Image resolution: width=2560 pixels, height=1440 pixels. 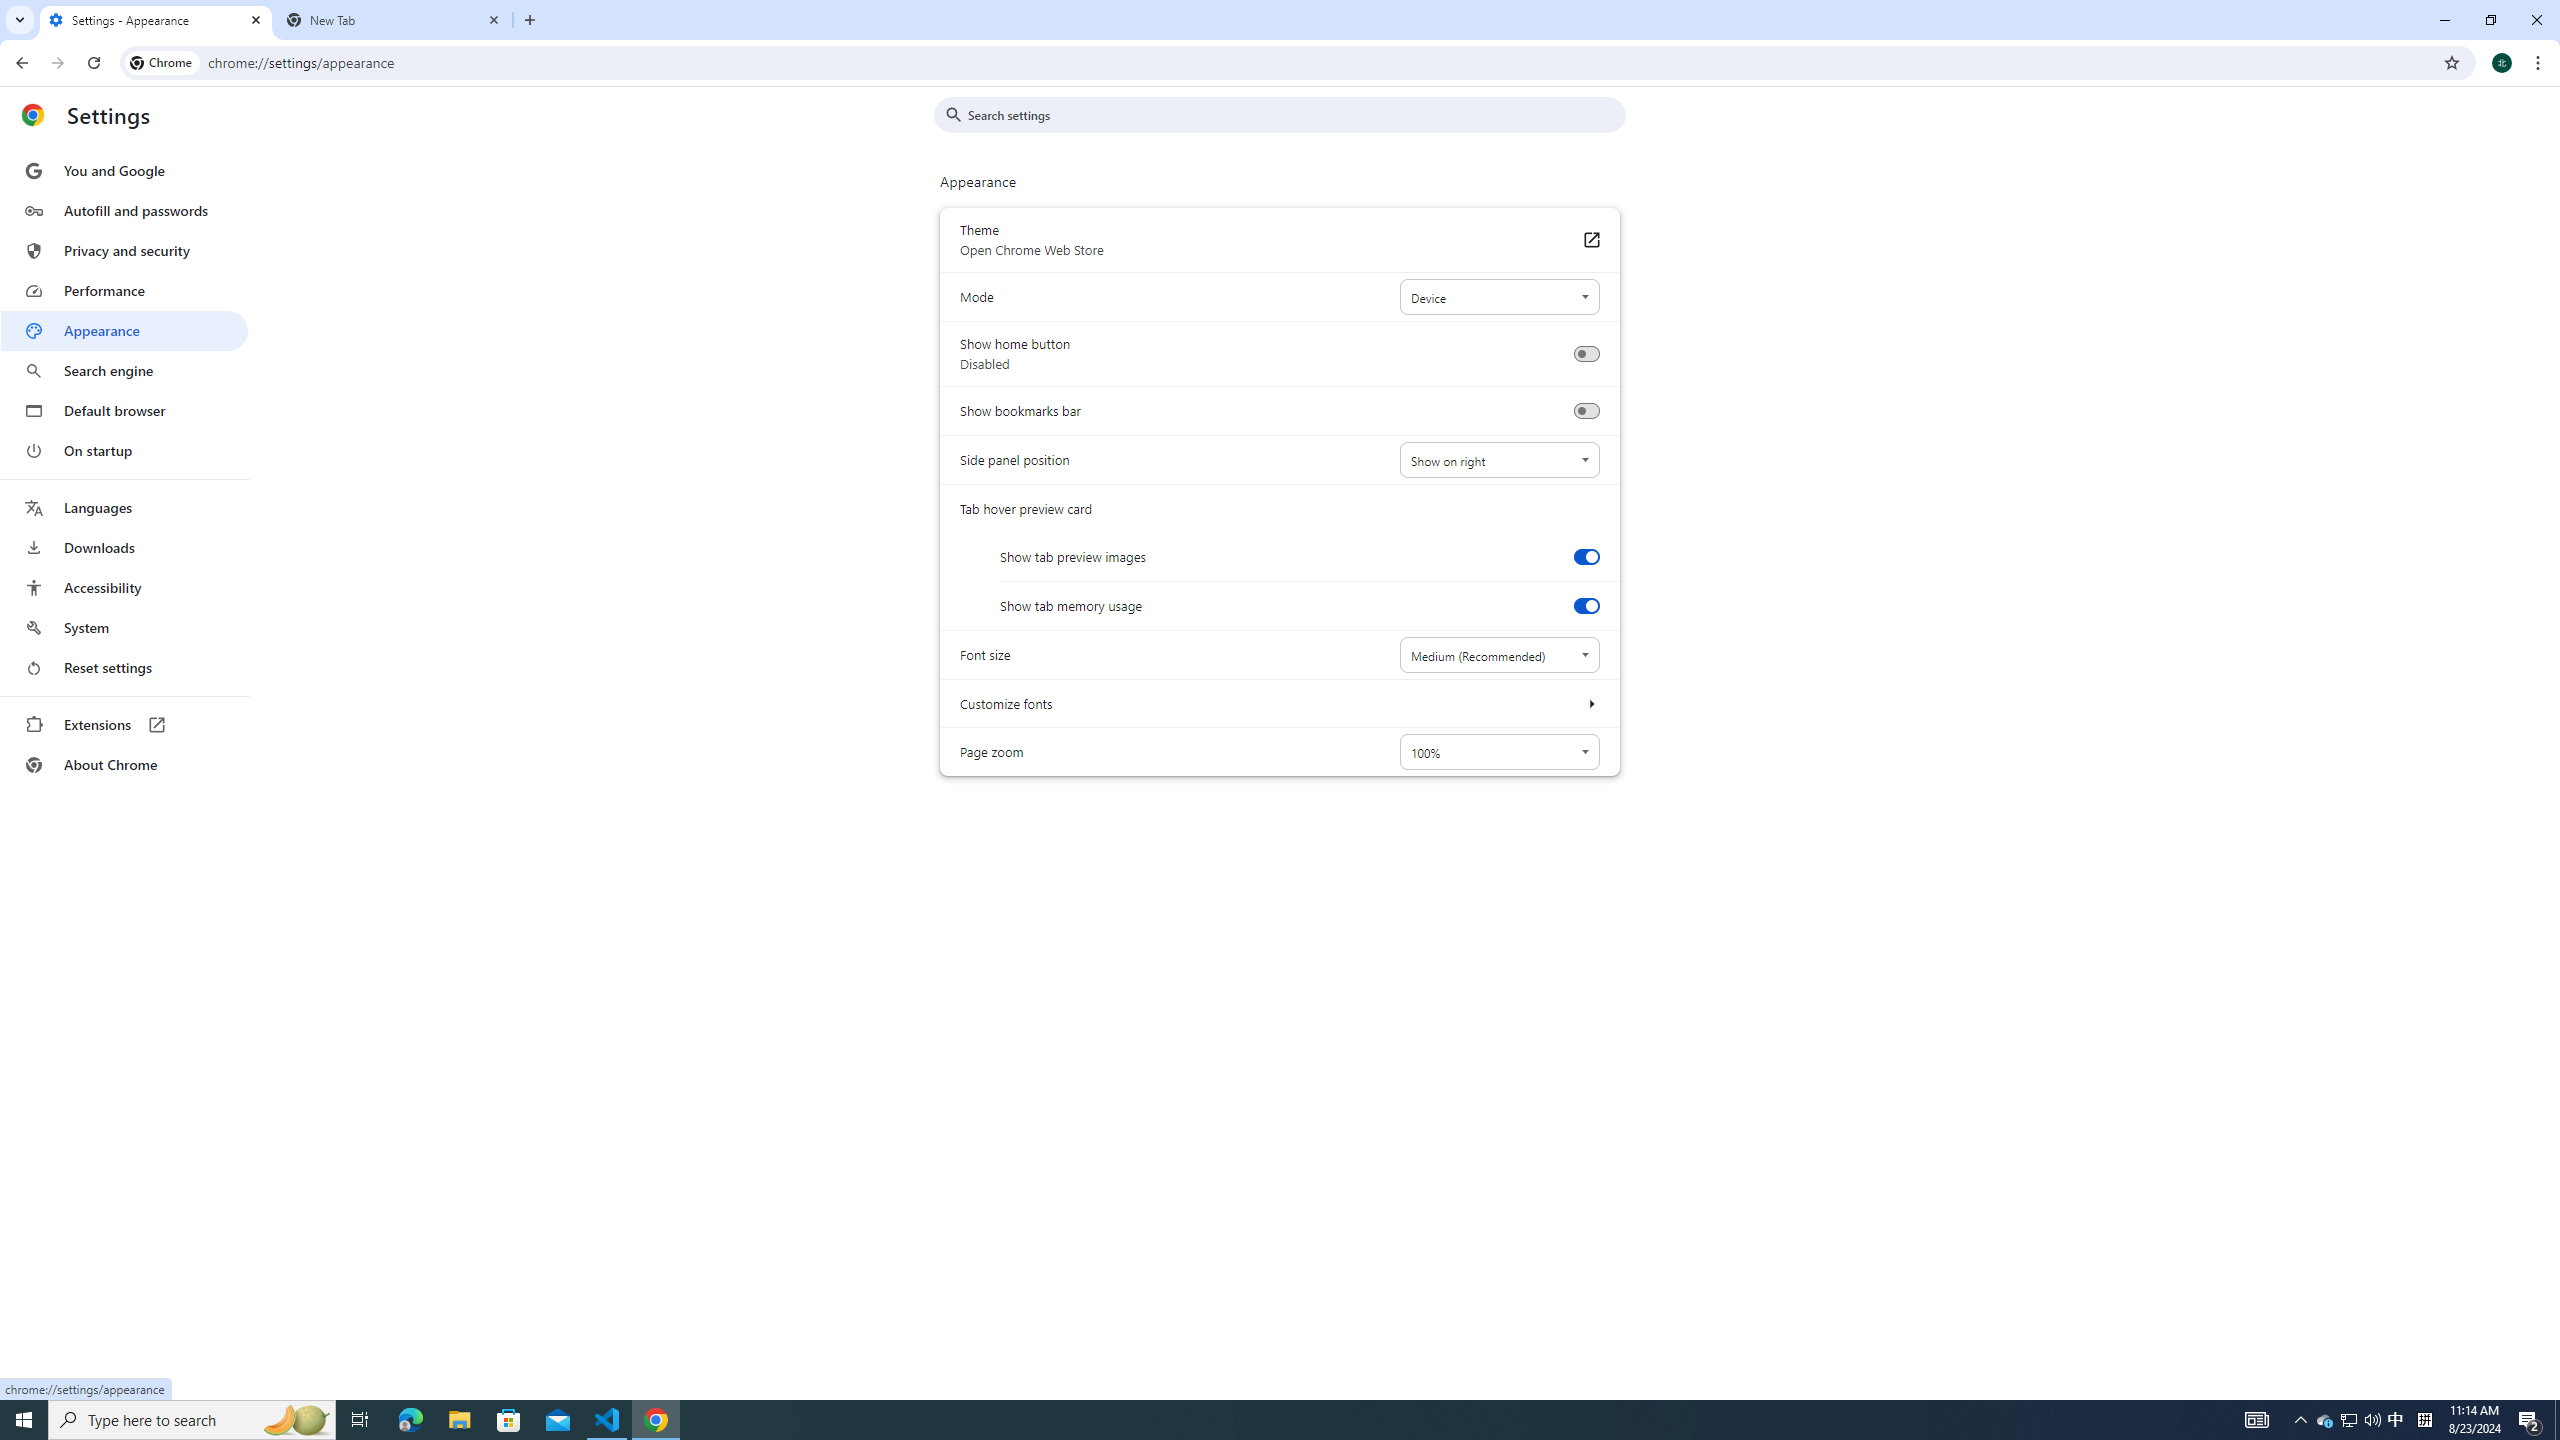 What do you see at coordinates (1497, 751) in the screenshot?
I see `'Page zoom'` at bounding box center [1497, 751].